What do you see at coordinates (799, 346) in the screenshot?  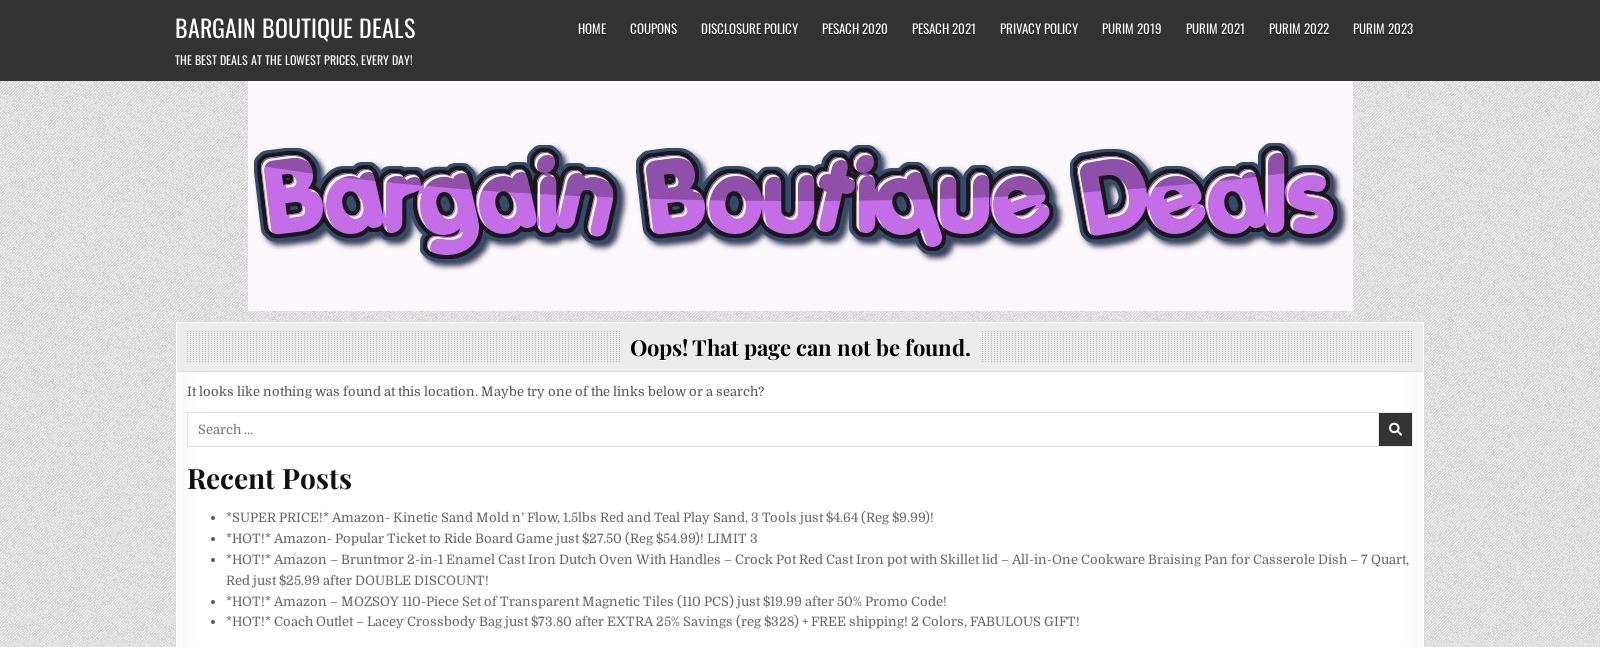 I see `'Oops! That page can not be found.'` at bounding box center [799, 346].